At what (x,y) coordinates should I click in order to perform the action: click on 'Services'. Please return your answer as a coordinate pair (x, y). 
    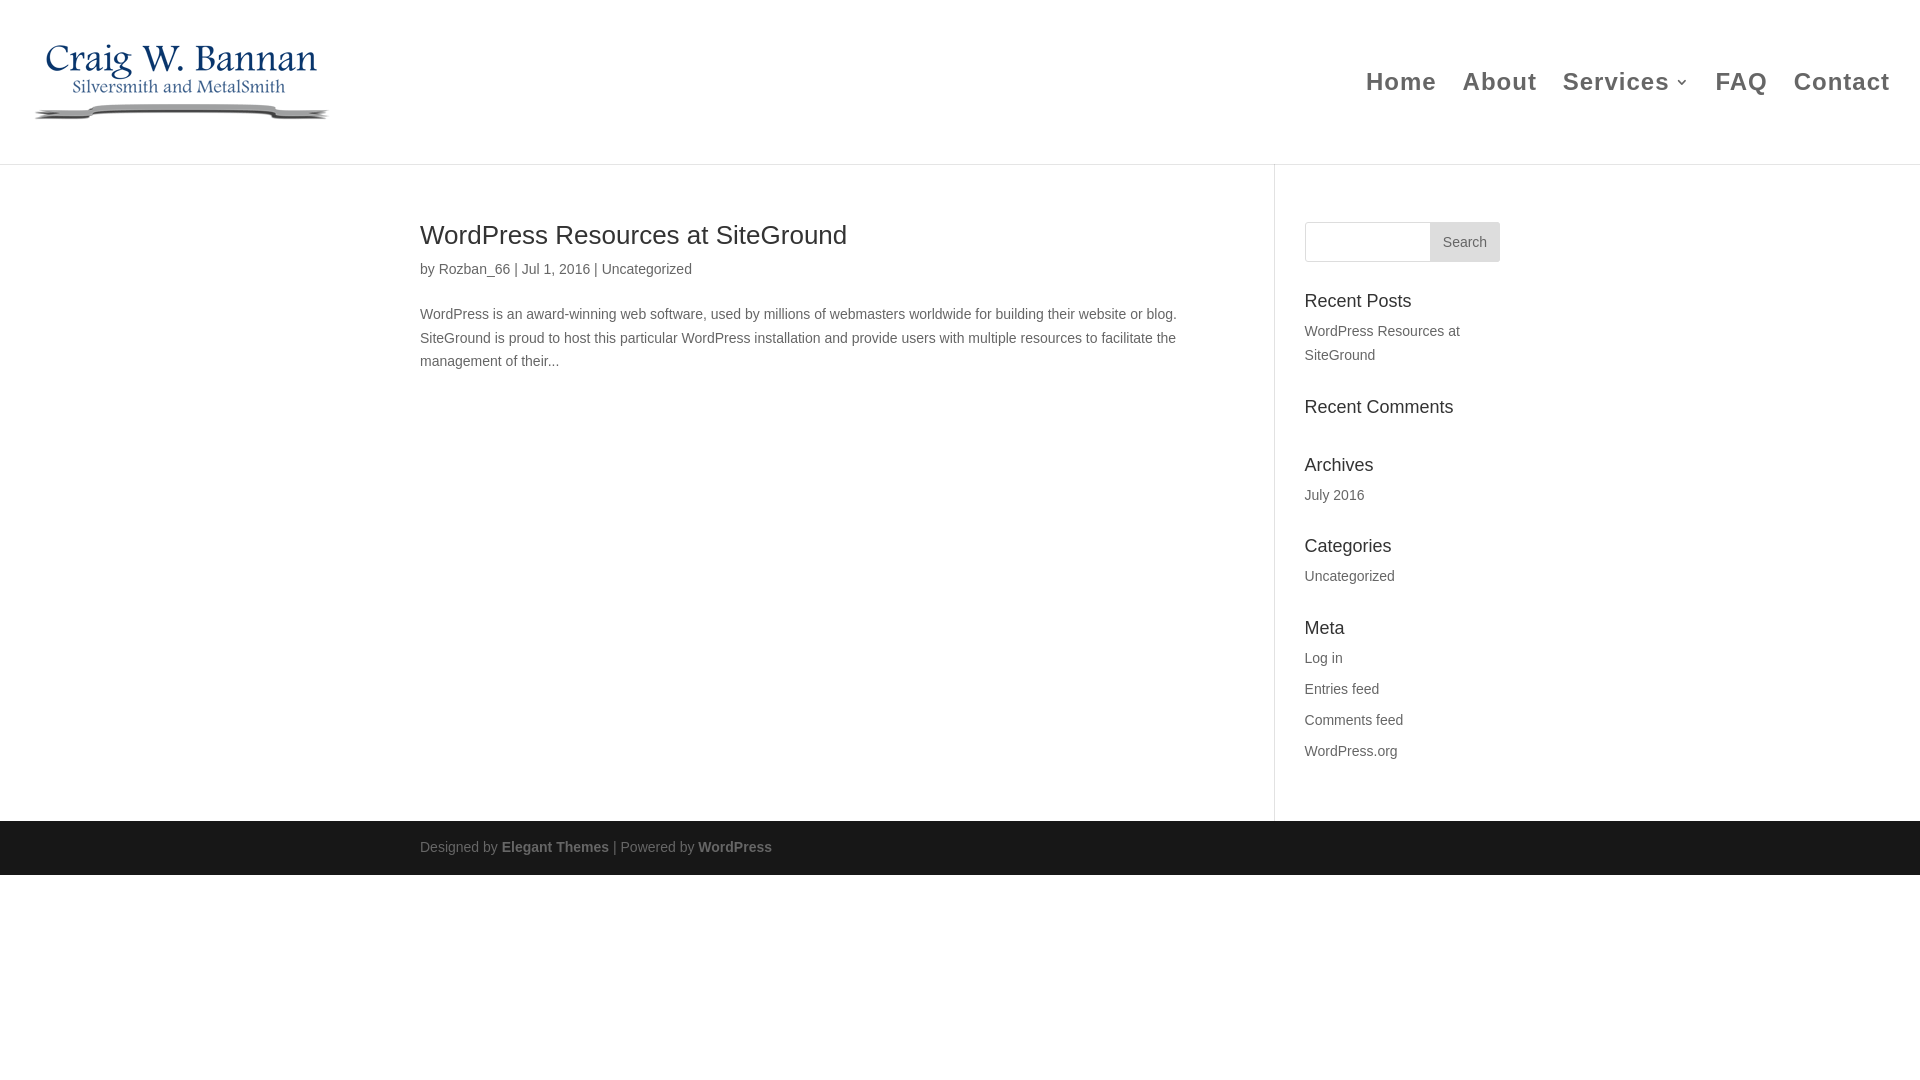
    Looking at the image, I should click on (1562, 119).